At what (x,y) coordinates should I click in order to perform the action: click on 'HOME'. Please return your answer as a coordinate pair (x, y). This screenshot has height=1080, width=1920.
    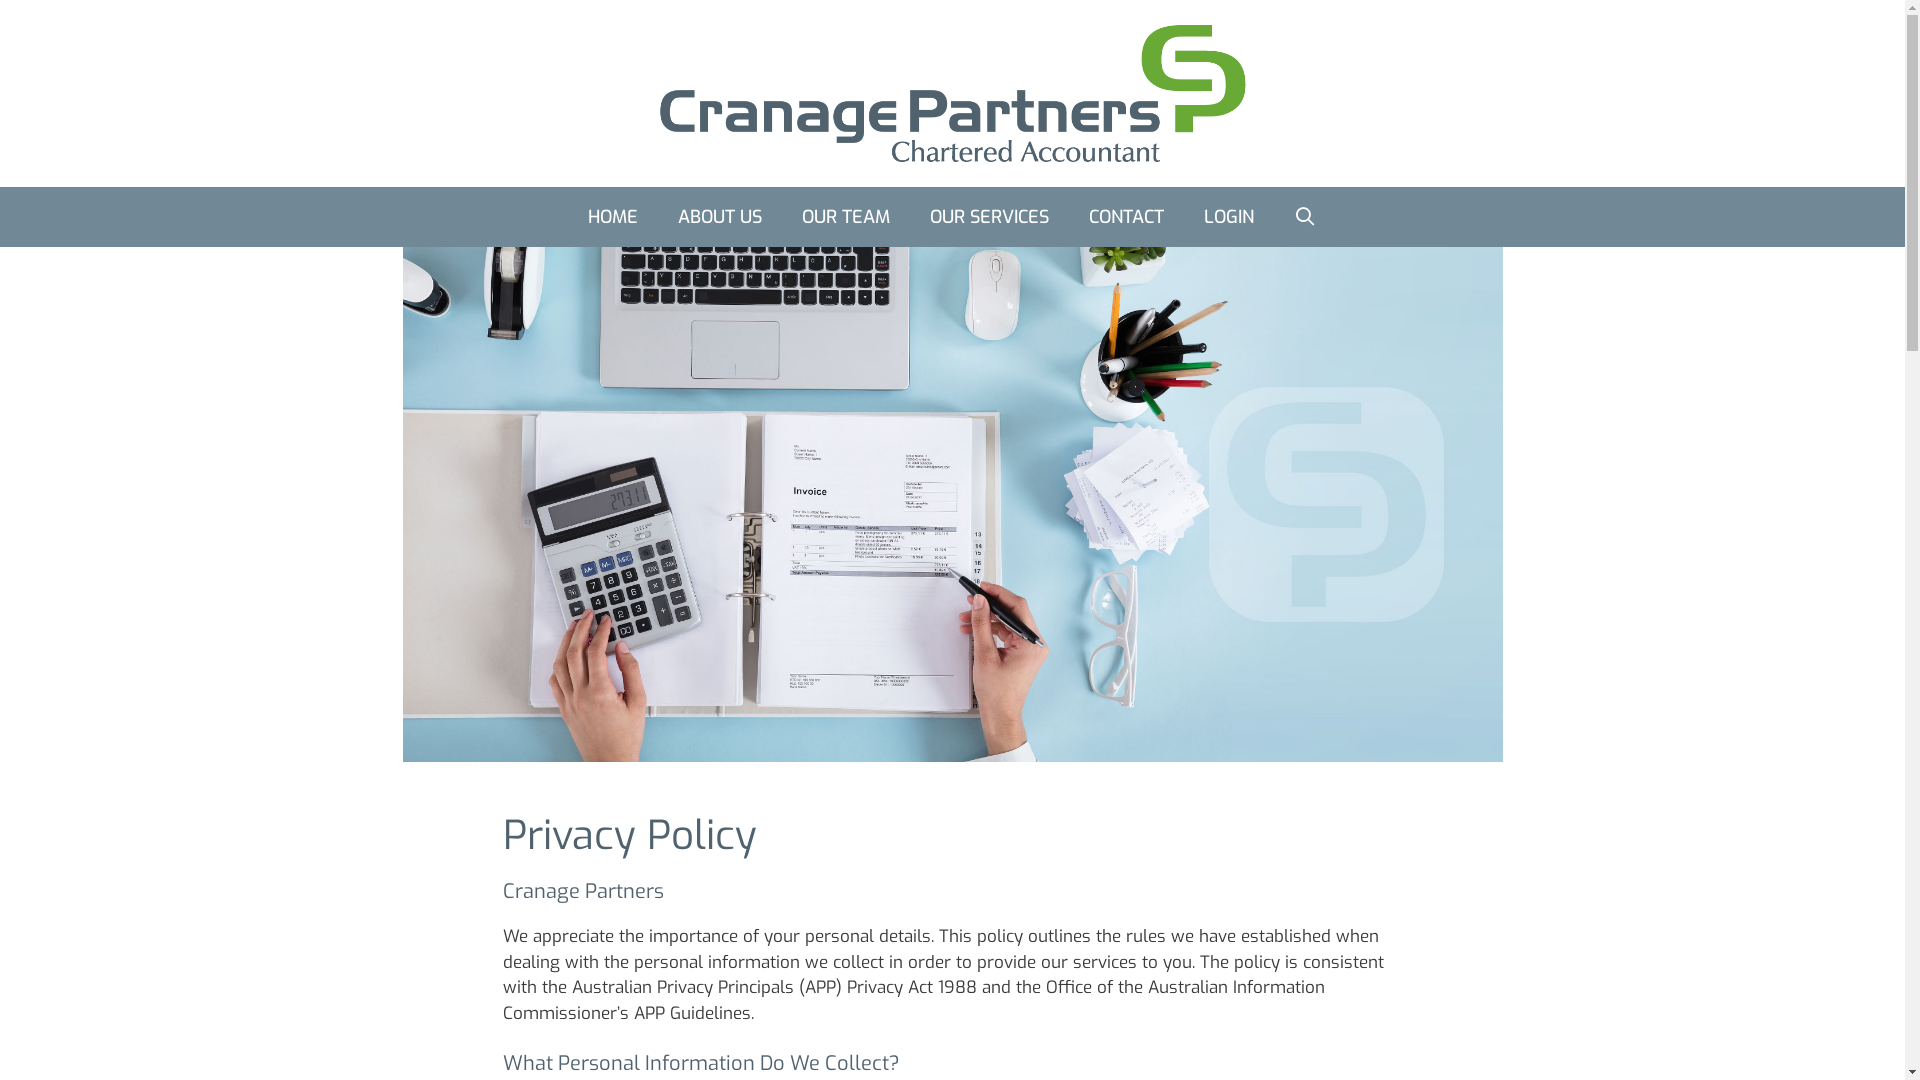
    Looking at the image, I should click on (612, 216).